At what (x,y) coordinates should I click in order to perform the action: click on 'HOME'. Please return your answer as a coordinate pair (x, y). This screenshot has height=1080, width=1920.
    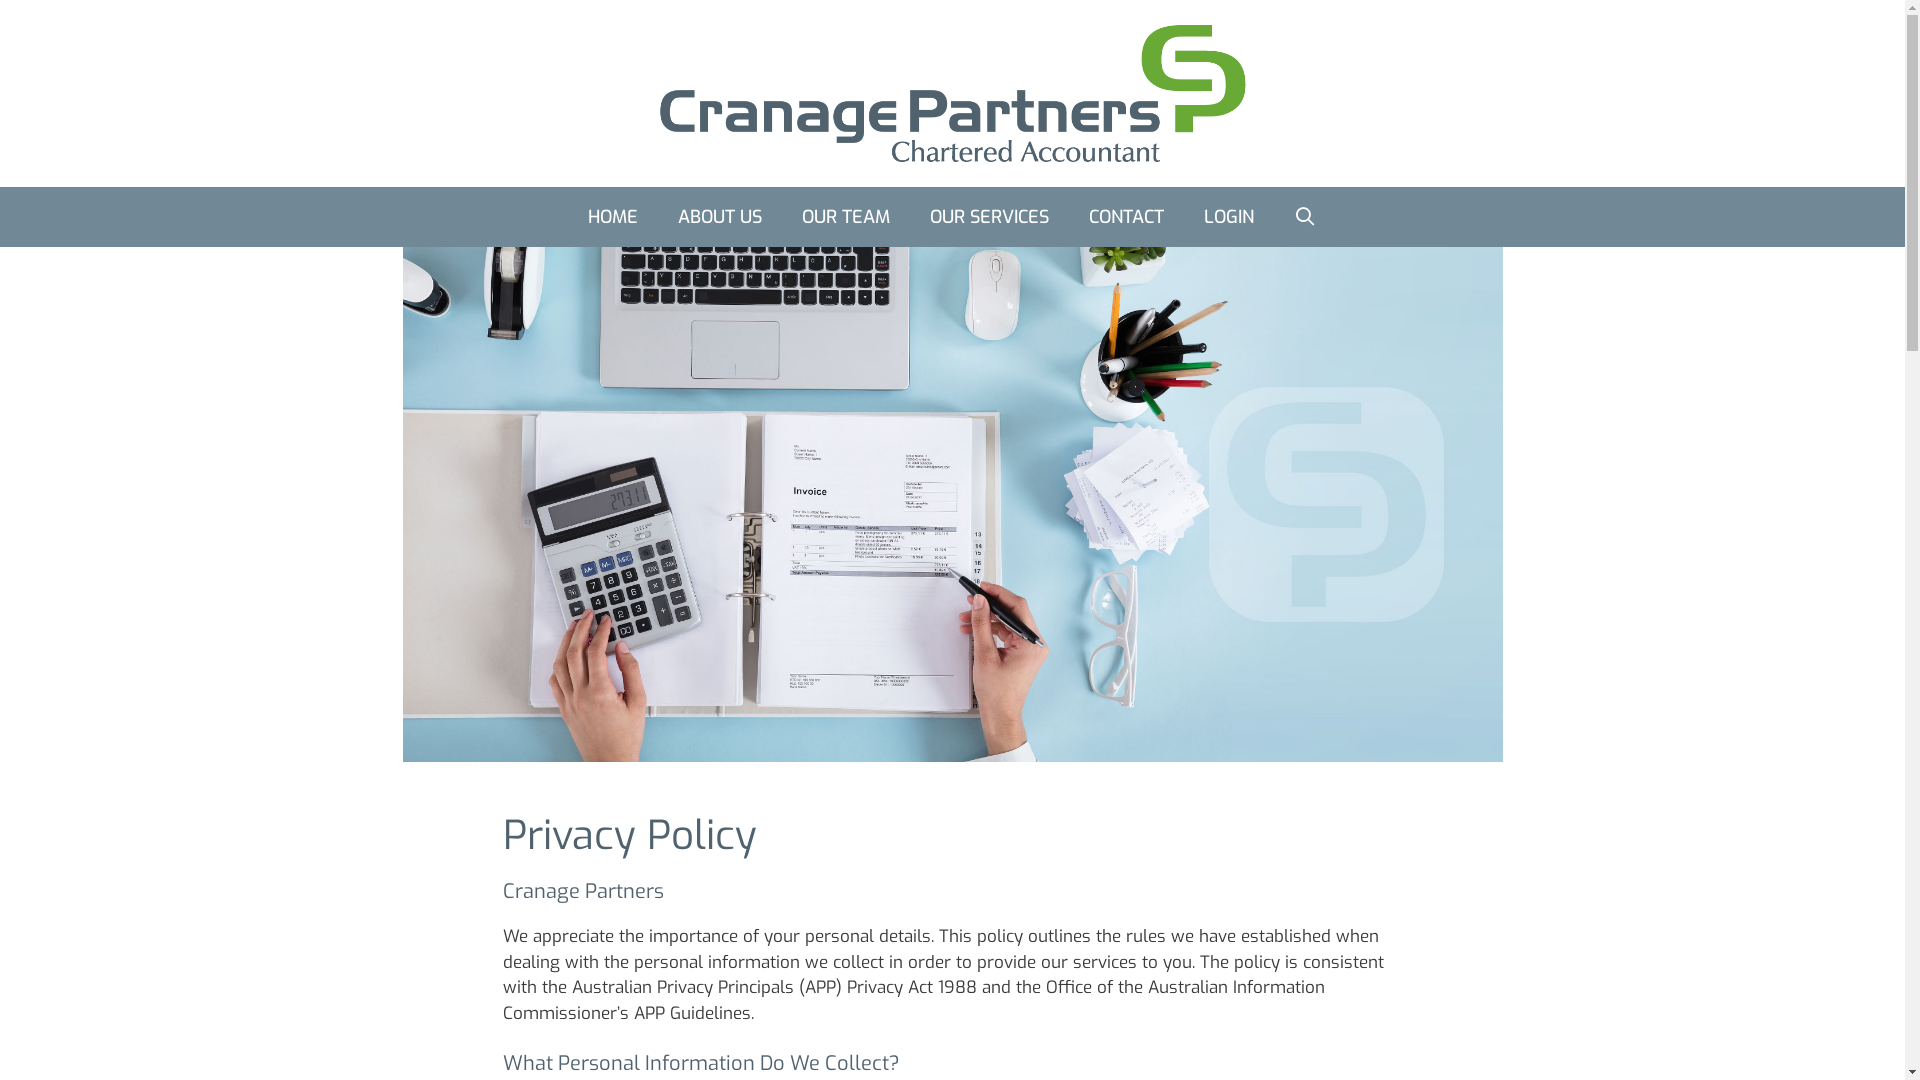
    Looking at the image, I should click on (612, 216).